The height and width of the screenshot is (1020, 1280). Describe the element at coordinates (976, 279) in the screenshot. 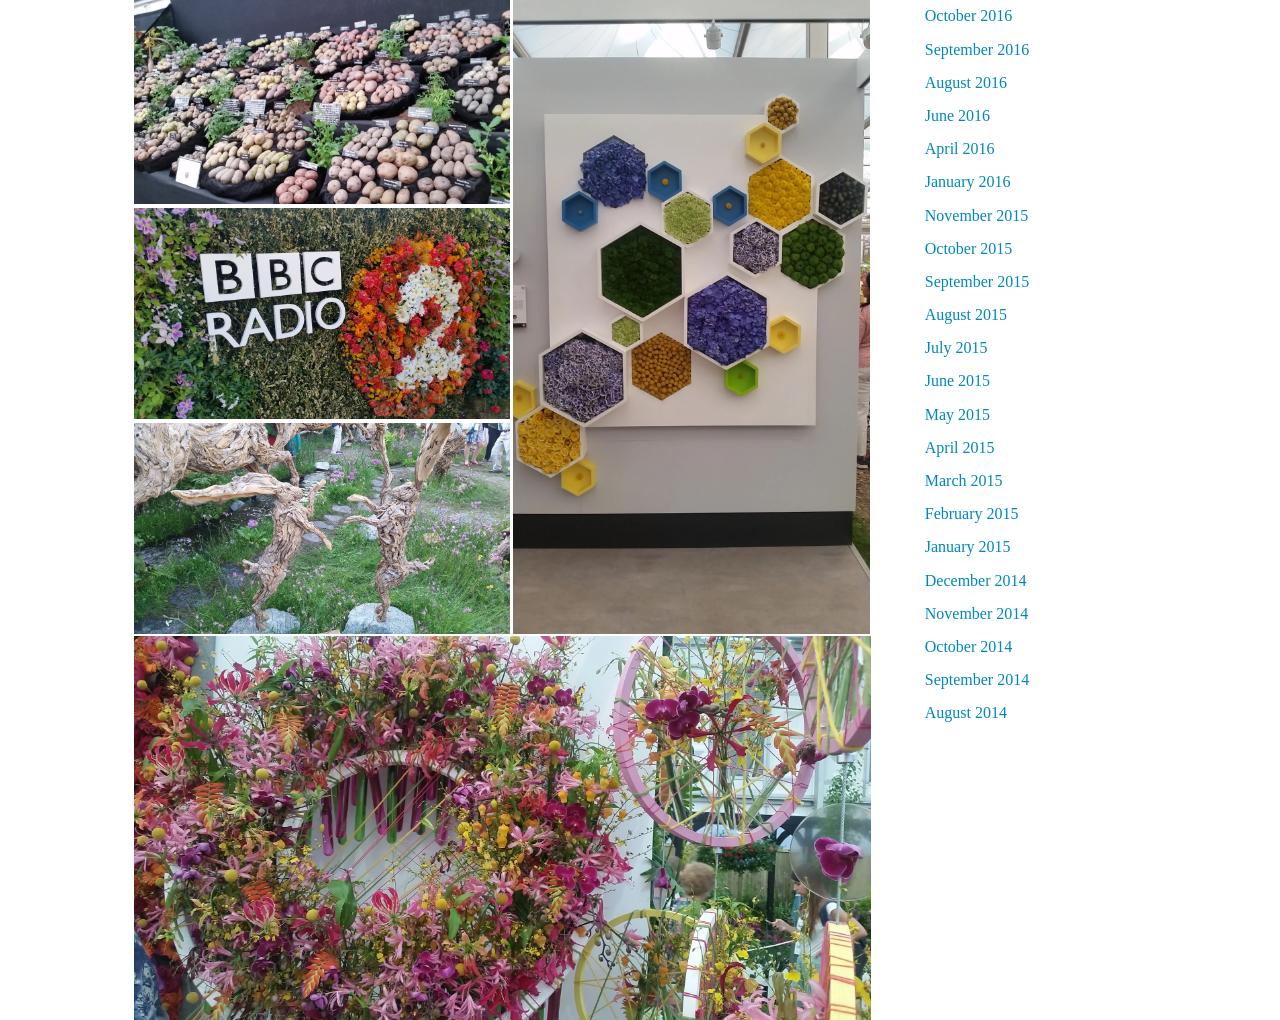

I see `'September 2015'` at that location.